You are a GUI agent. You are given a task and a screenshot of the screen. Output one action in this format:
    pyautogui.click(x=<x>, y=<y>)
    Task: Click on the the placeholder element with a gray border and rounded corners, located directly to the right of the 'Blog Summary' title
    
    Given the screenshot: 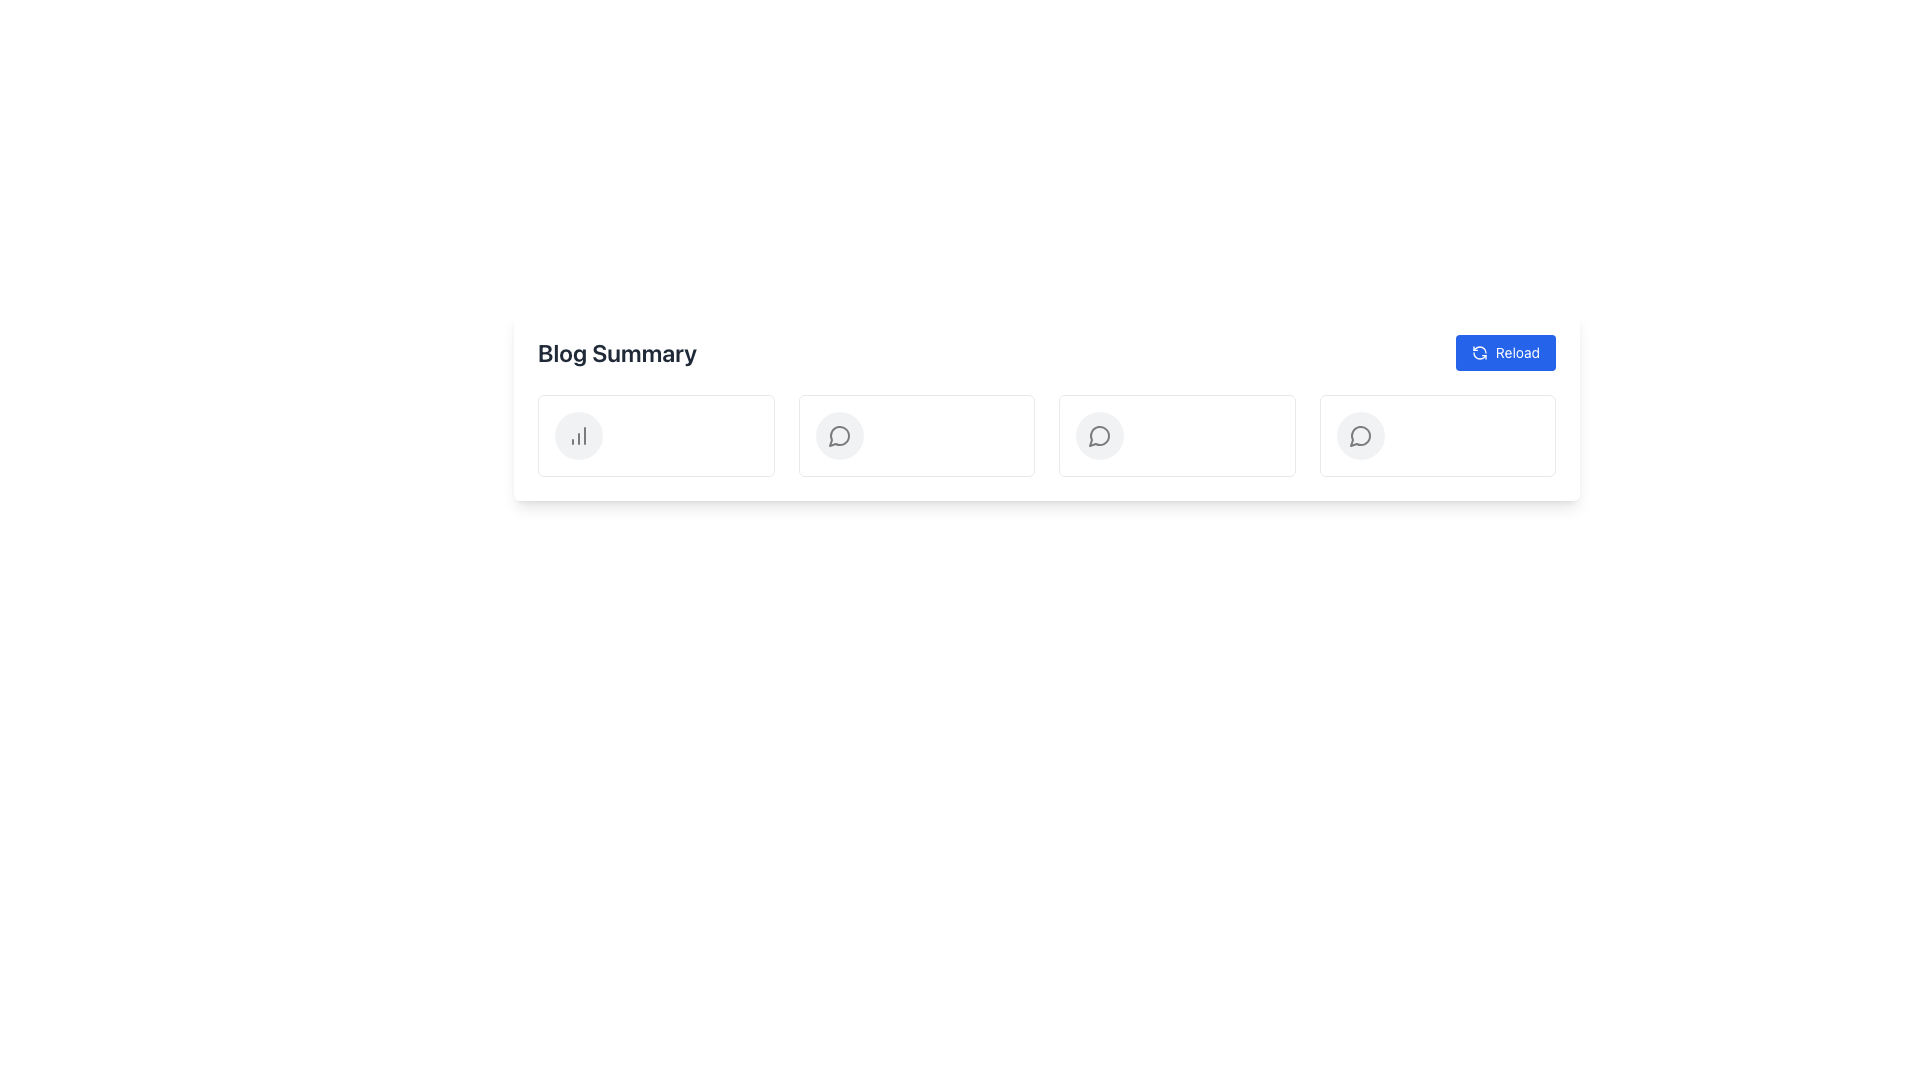 What is the action you would take?
    pyautogui.click(x=656, y=434)
    